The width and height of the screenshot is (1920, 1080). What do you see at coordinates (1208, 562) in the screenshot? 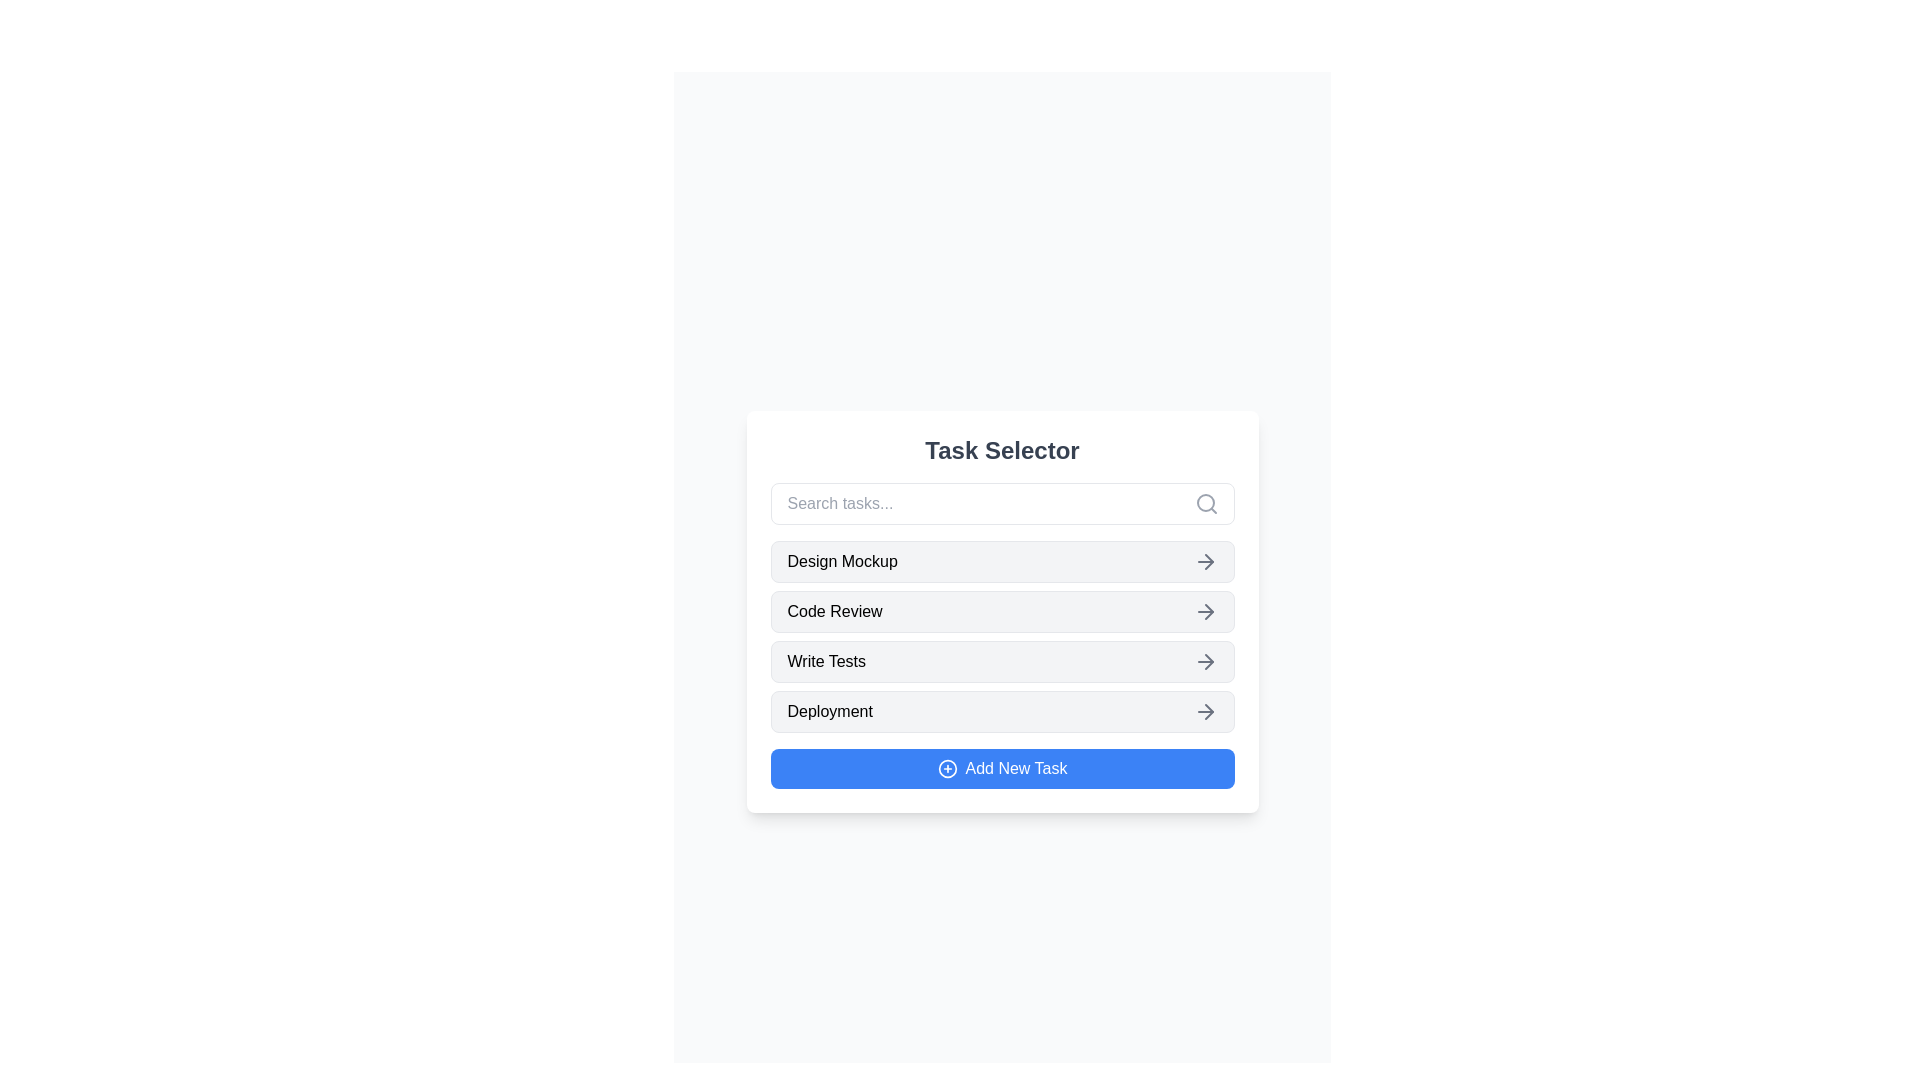
I see `the visual indicator icon located in the top-right corner of the 'Design Mockup' option` at bounding box center [1208, 562].